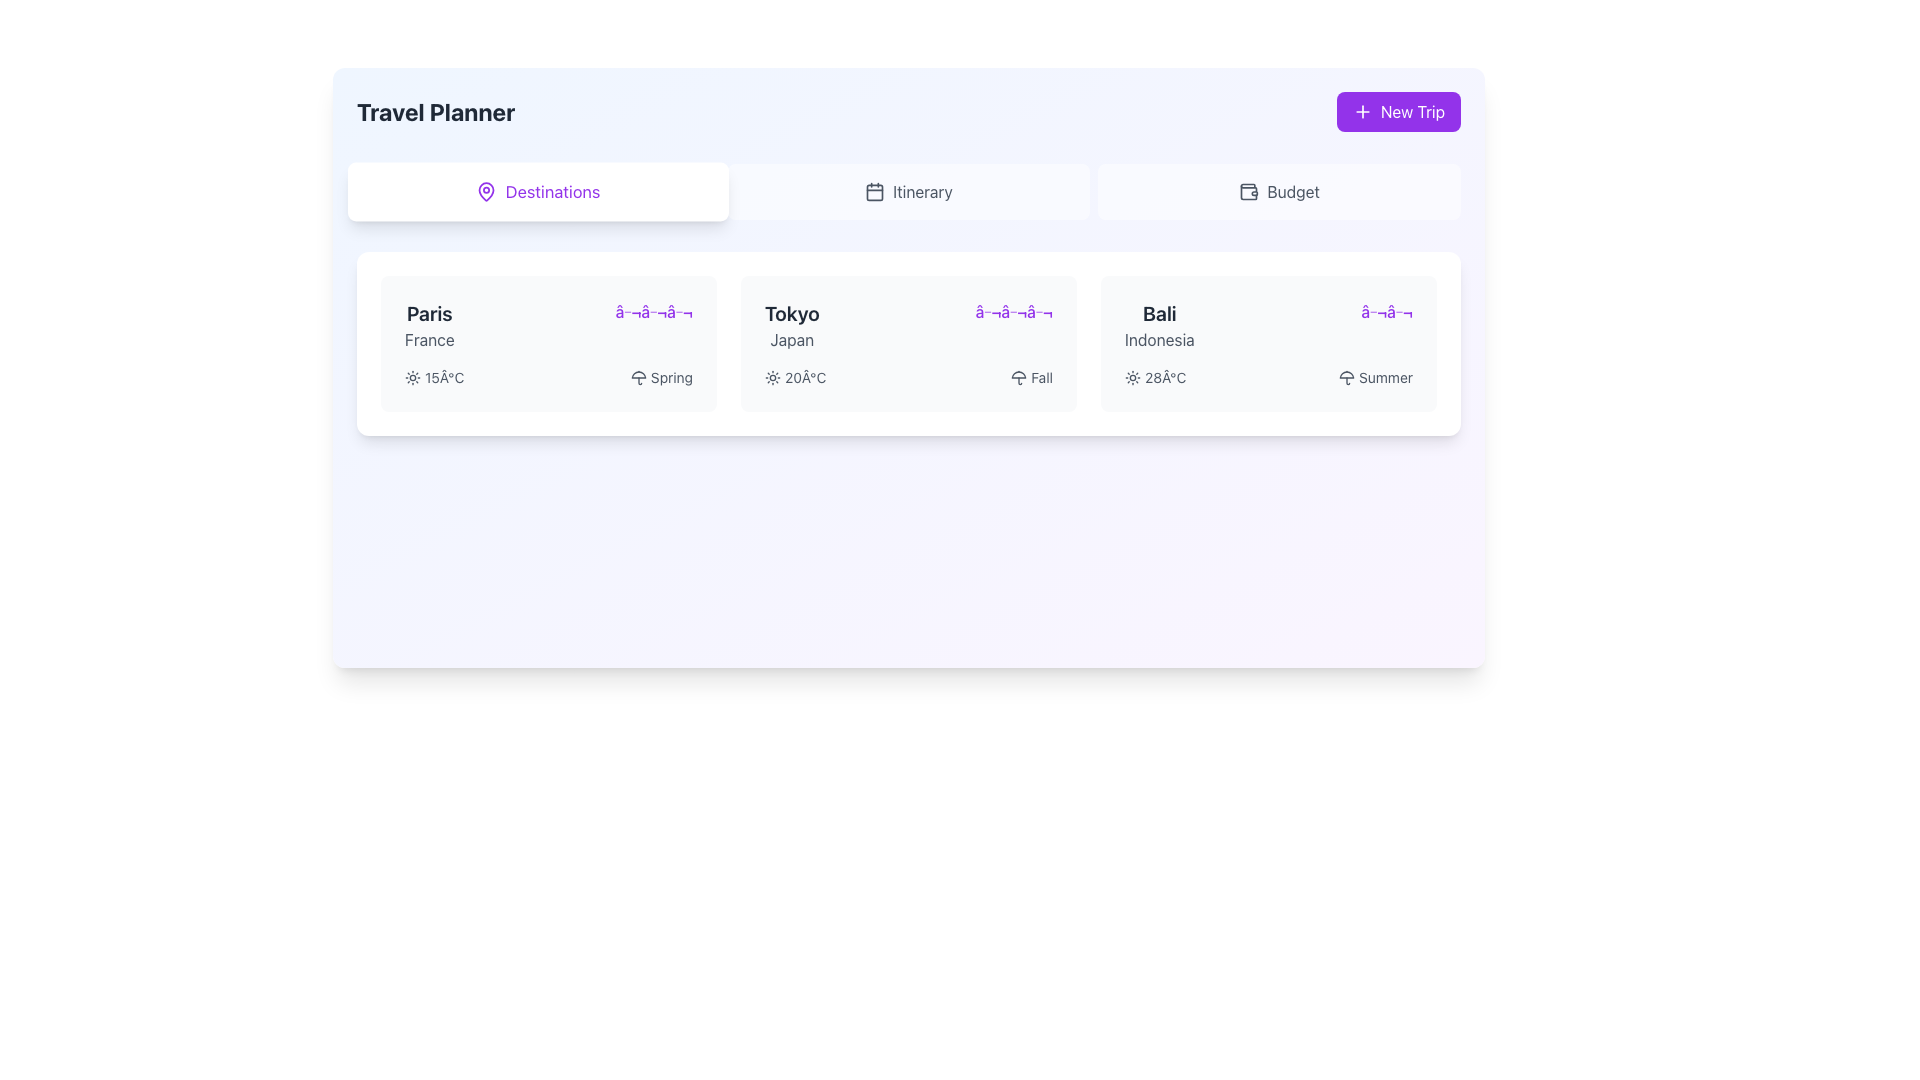  Describe the element at coordinates (1386, 312) in the screenshot. I see `the text element styled in purple with euro currency symbols (€€) located on the right side of the 'Bali Indonesia' card` at that location.